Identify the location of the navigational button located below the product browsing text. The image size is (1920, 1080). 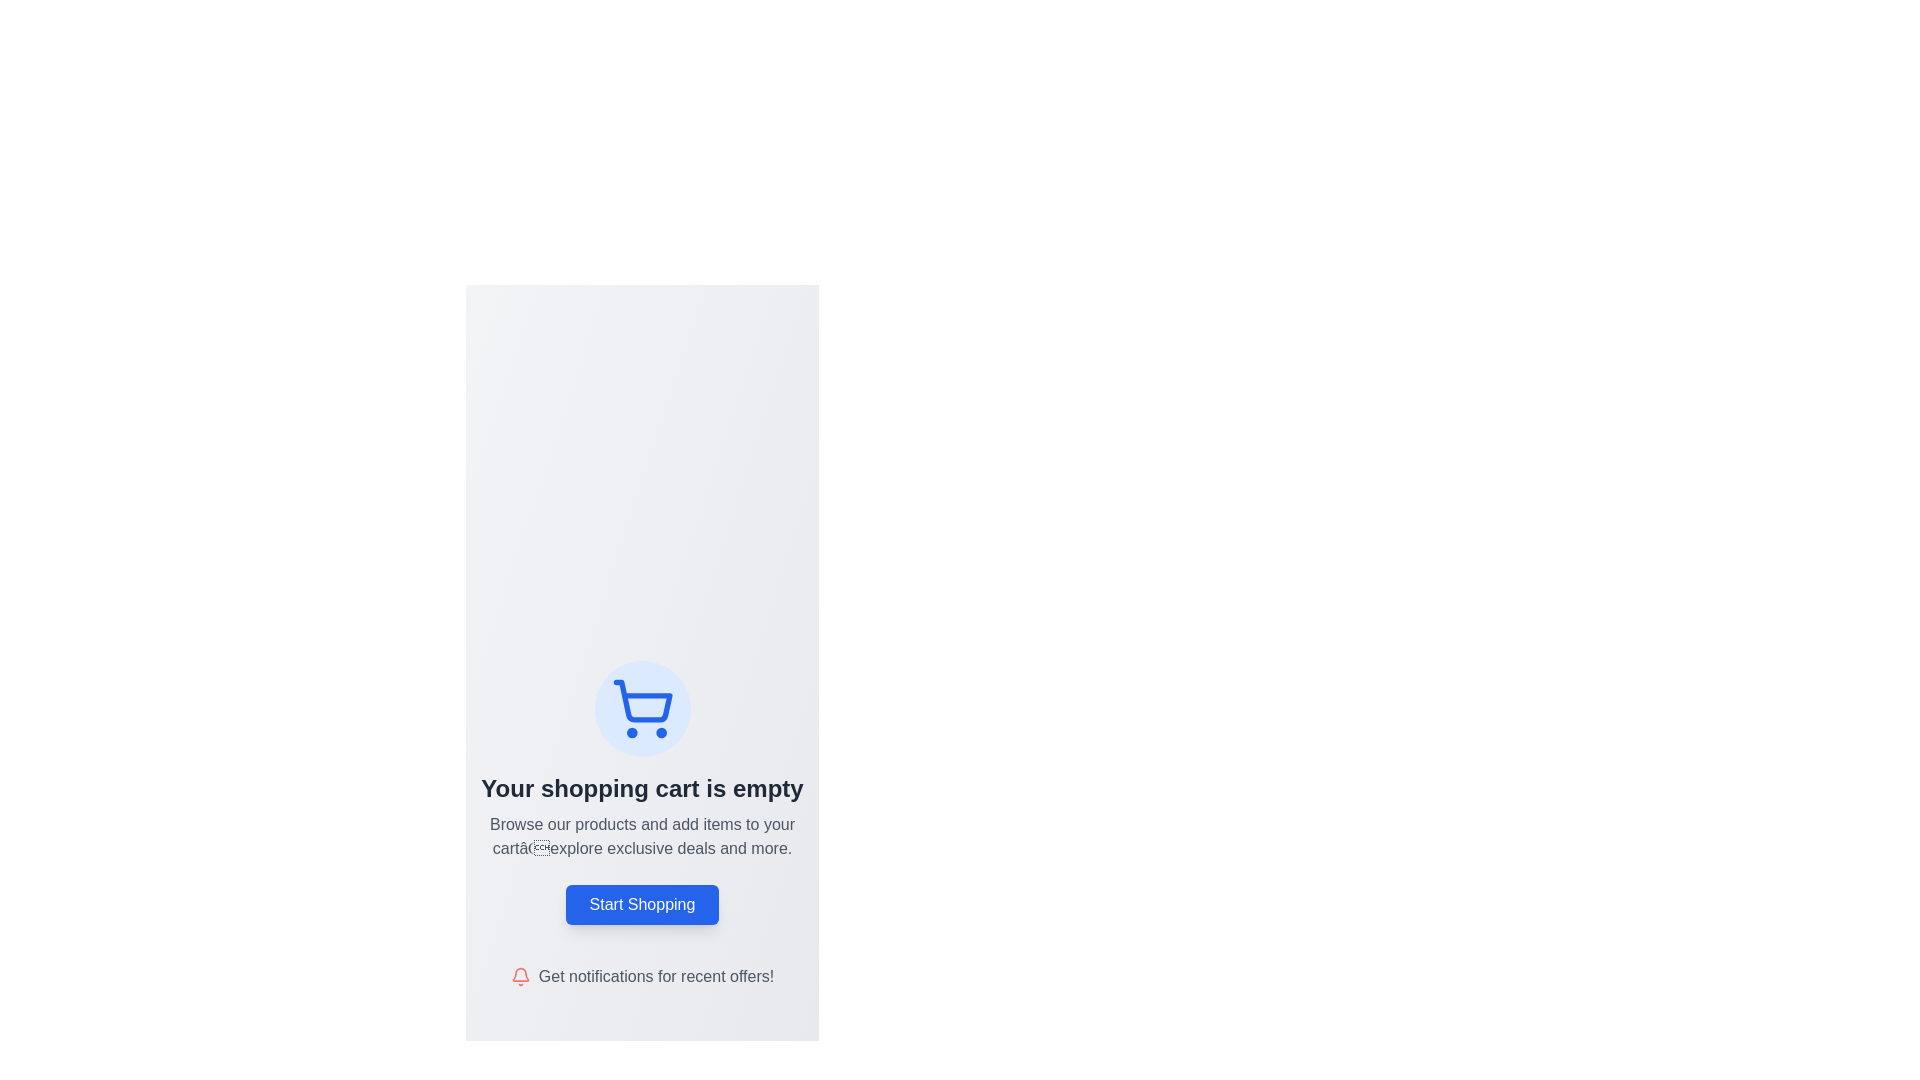
(642, 905).